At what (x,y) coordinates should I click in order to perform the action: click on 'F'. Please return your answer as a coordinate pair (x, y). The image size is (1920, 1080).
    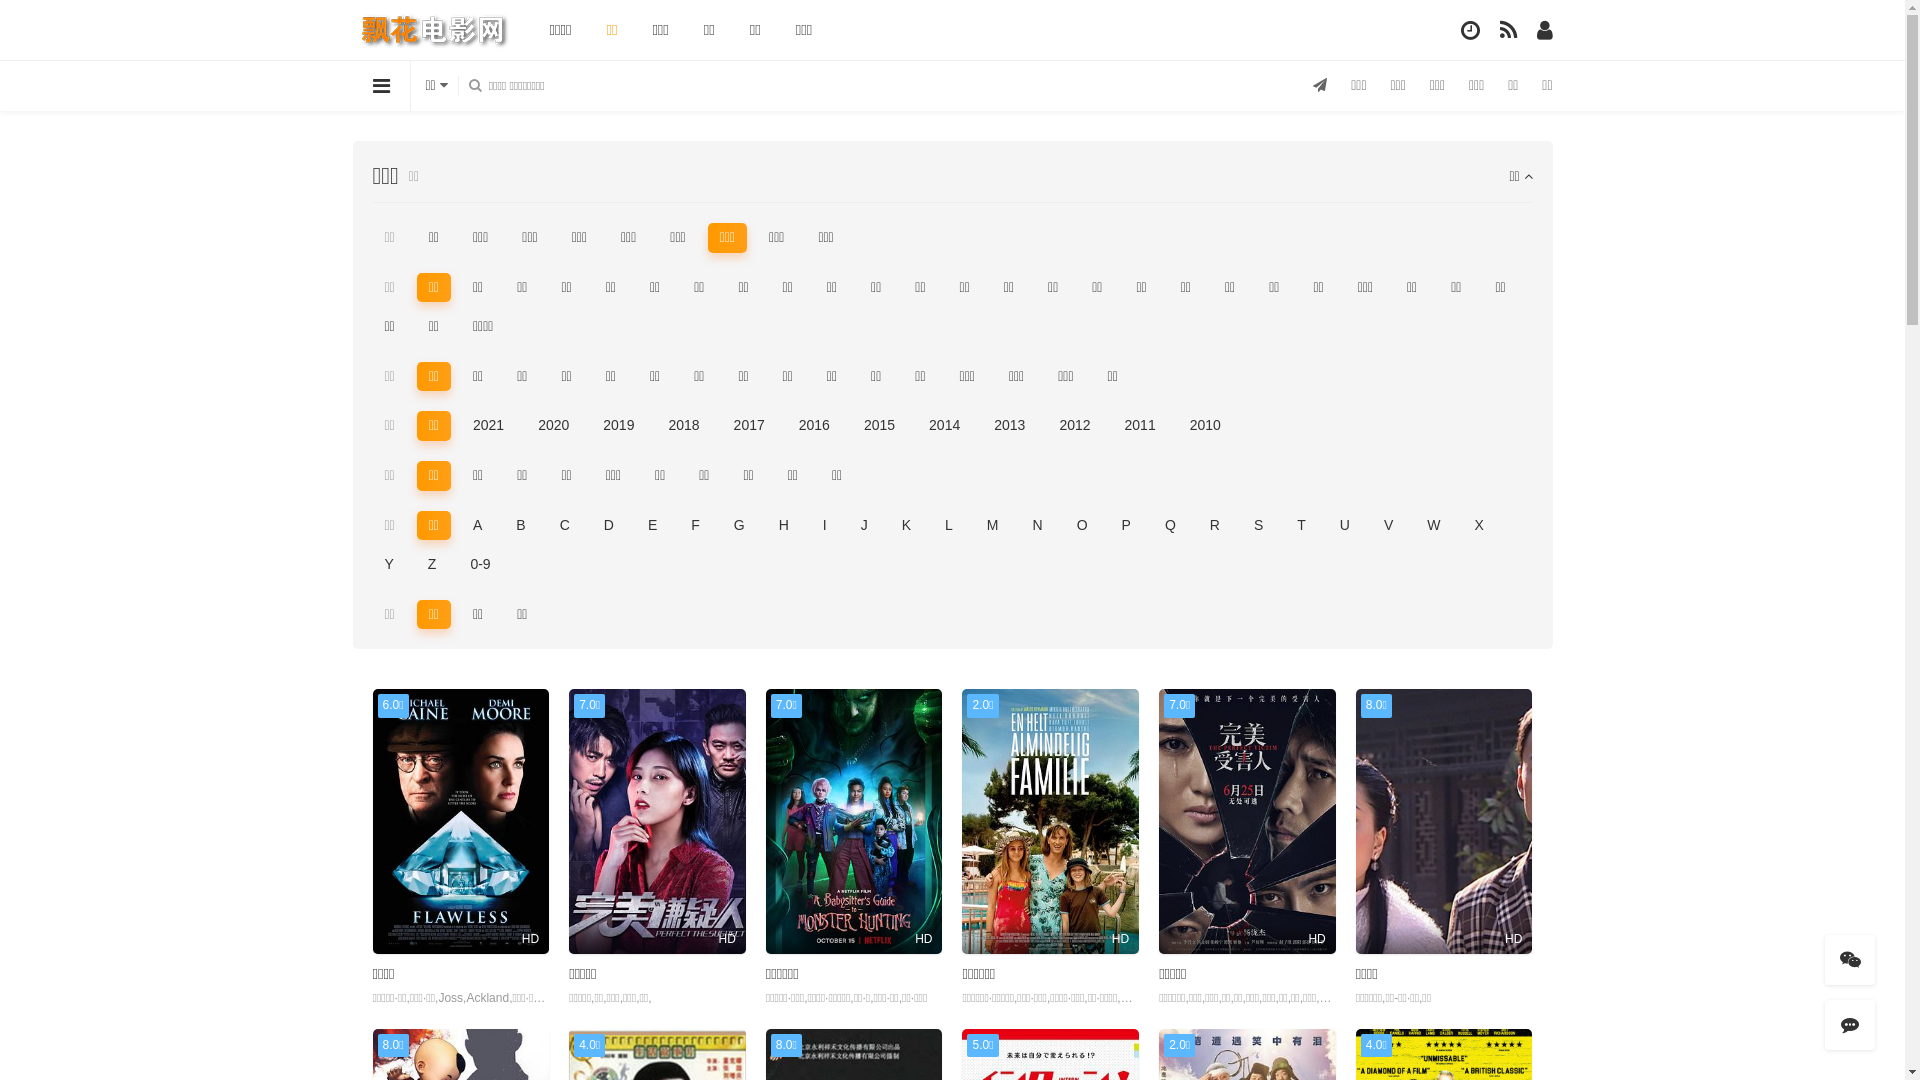
    Looking at the image, I should click on (695, 524).